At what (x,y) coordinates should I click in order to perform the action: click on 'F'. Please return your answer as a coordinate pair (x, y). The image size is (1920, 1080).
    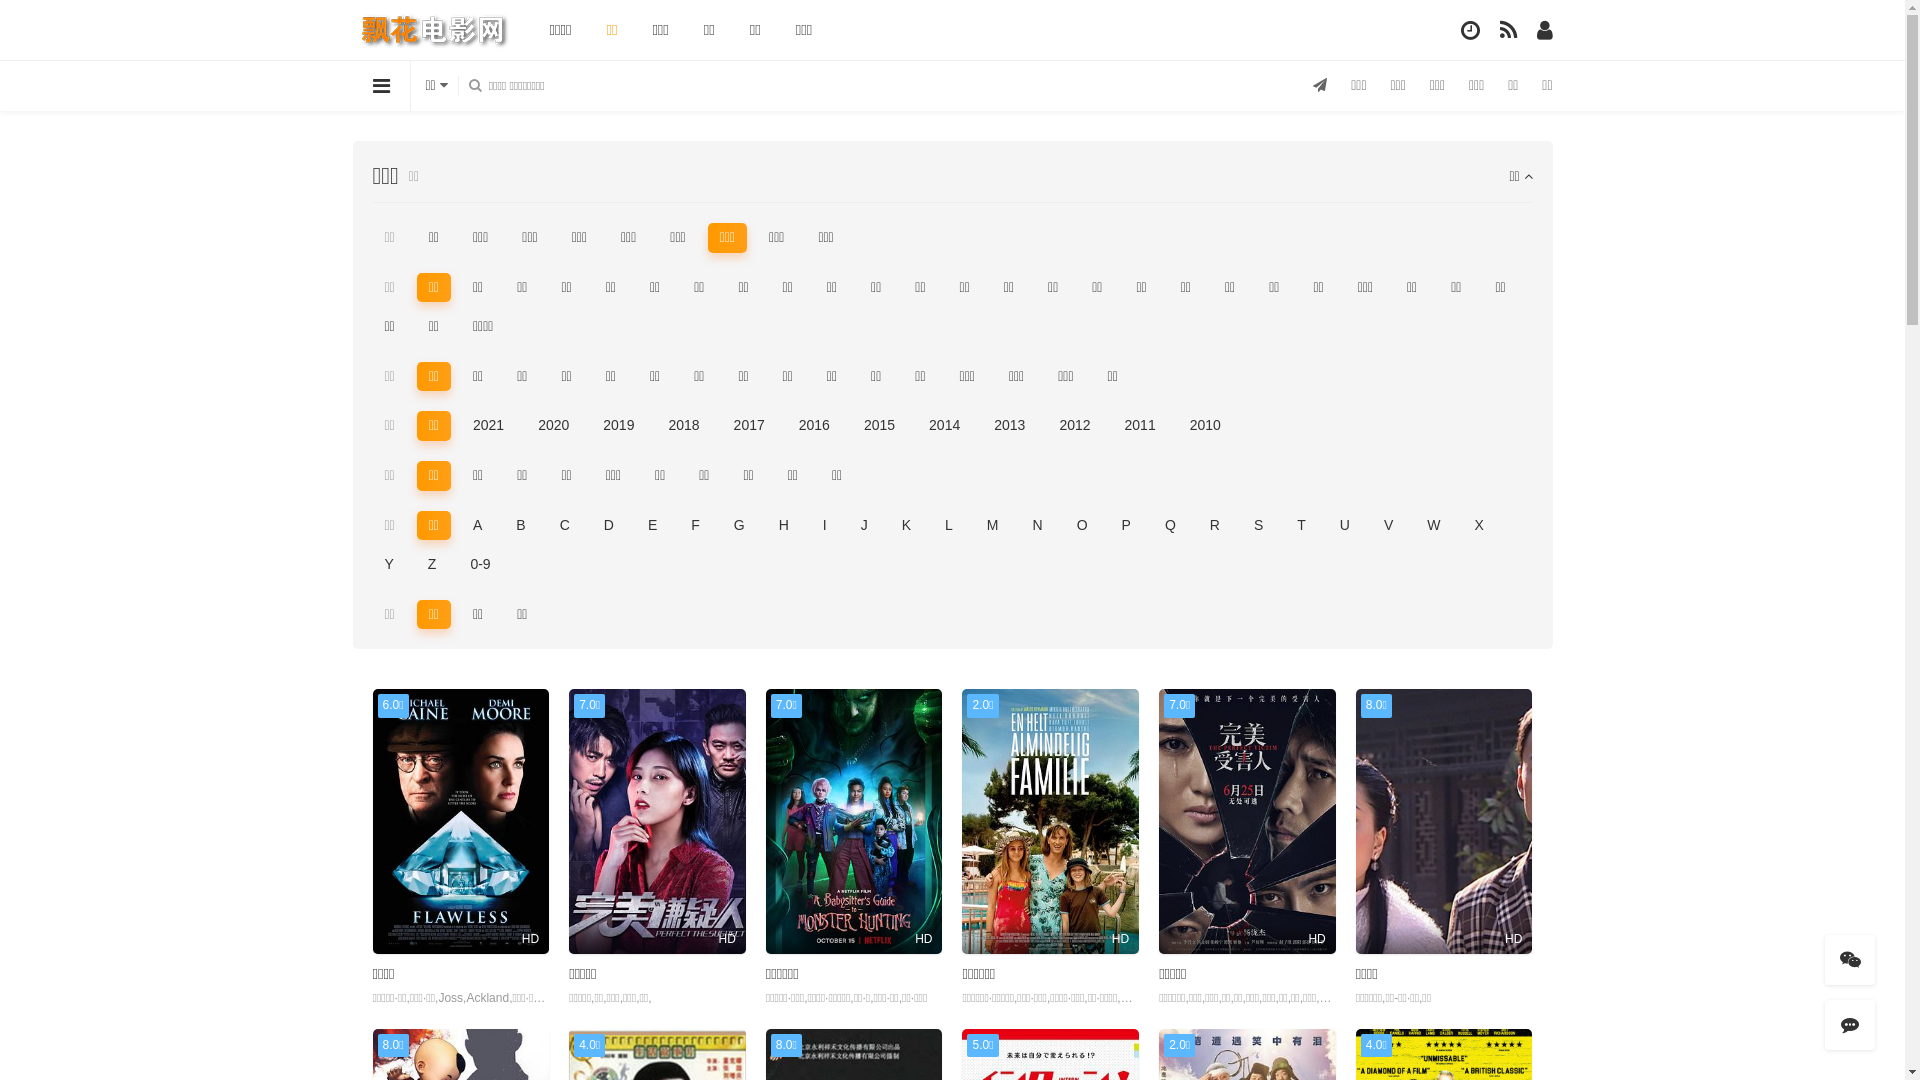
    Looking at the image, I should click on (695, 524).